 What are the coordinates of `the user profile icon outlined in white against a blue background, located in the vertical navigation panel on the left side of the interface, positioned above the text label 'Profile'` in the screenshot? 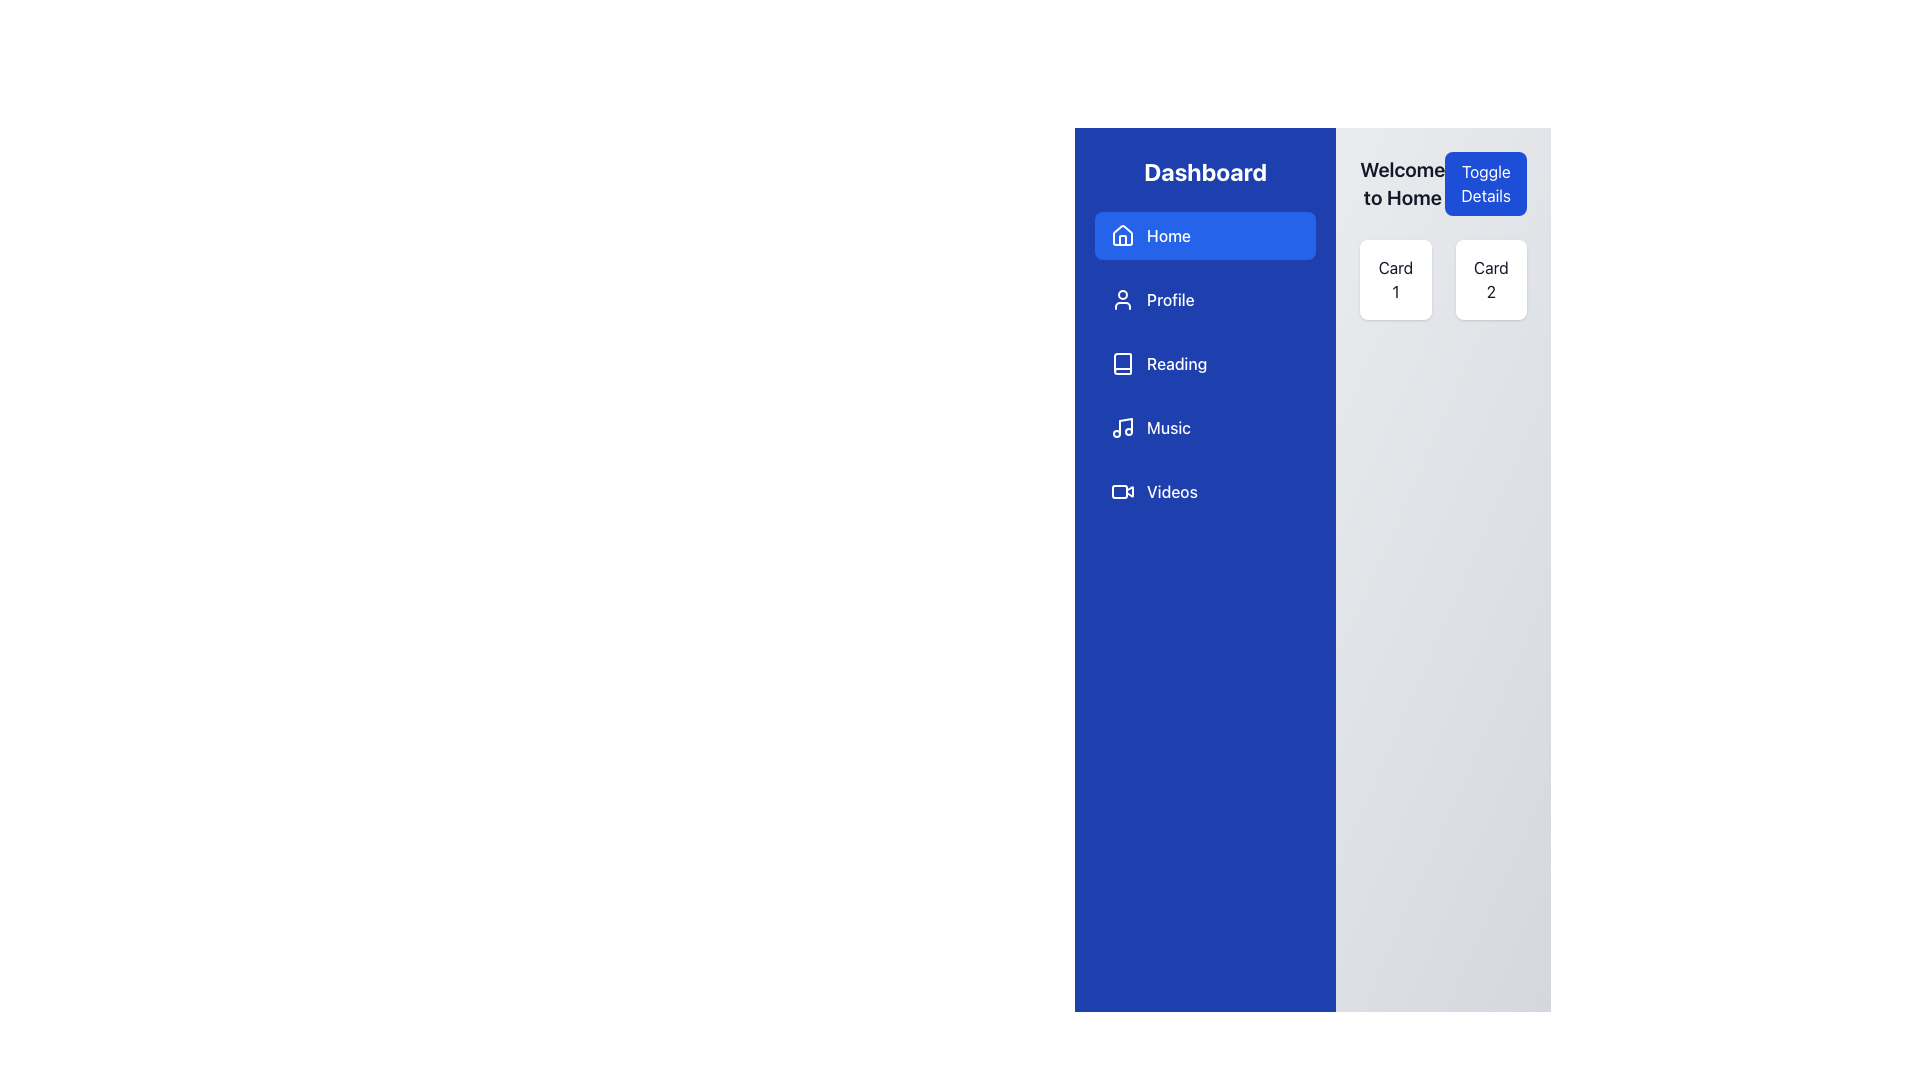 It's located at (1123, 300).